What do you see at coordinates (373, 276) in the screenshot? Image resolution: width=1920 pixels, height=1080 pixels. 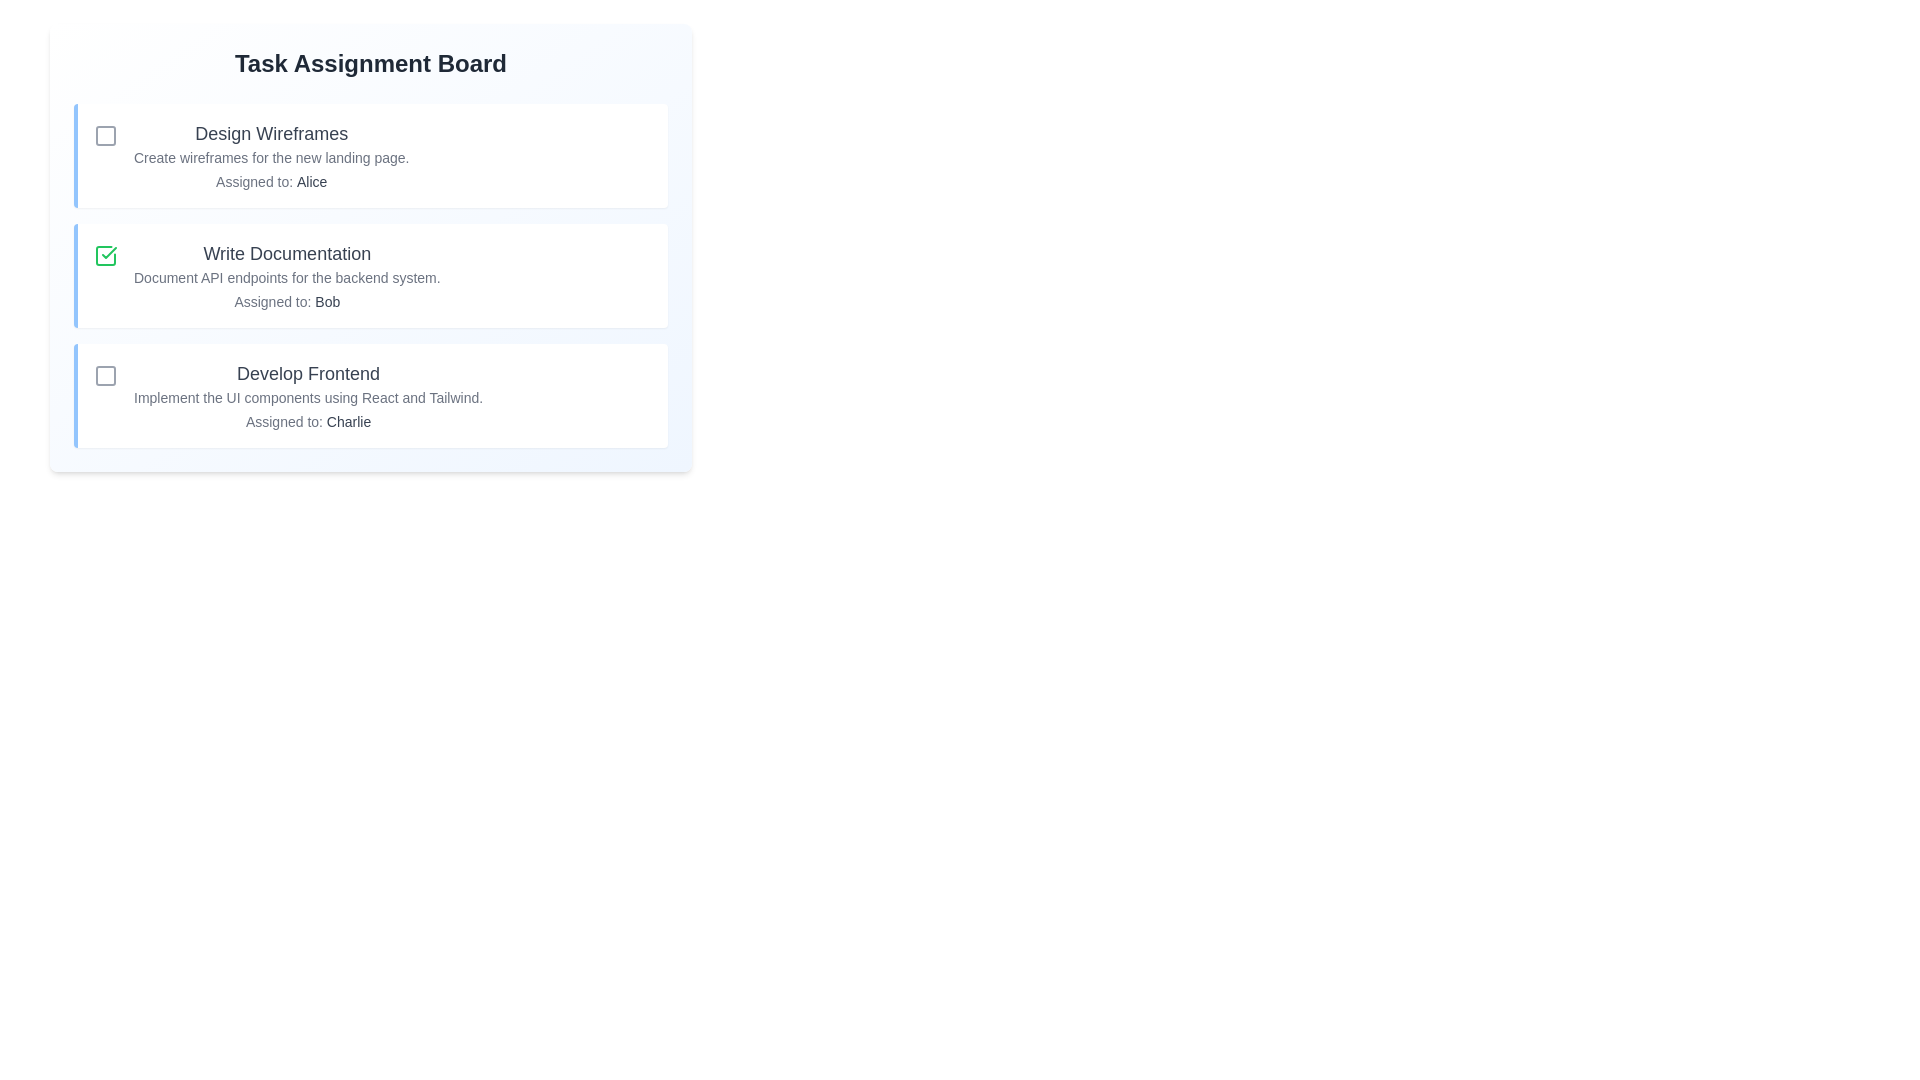 I see `the task item labeled 'Write Documentation', which includes a description and an assignment detail, positioned in the task board interface` at bounding box center [373, 276].